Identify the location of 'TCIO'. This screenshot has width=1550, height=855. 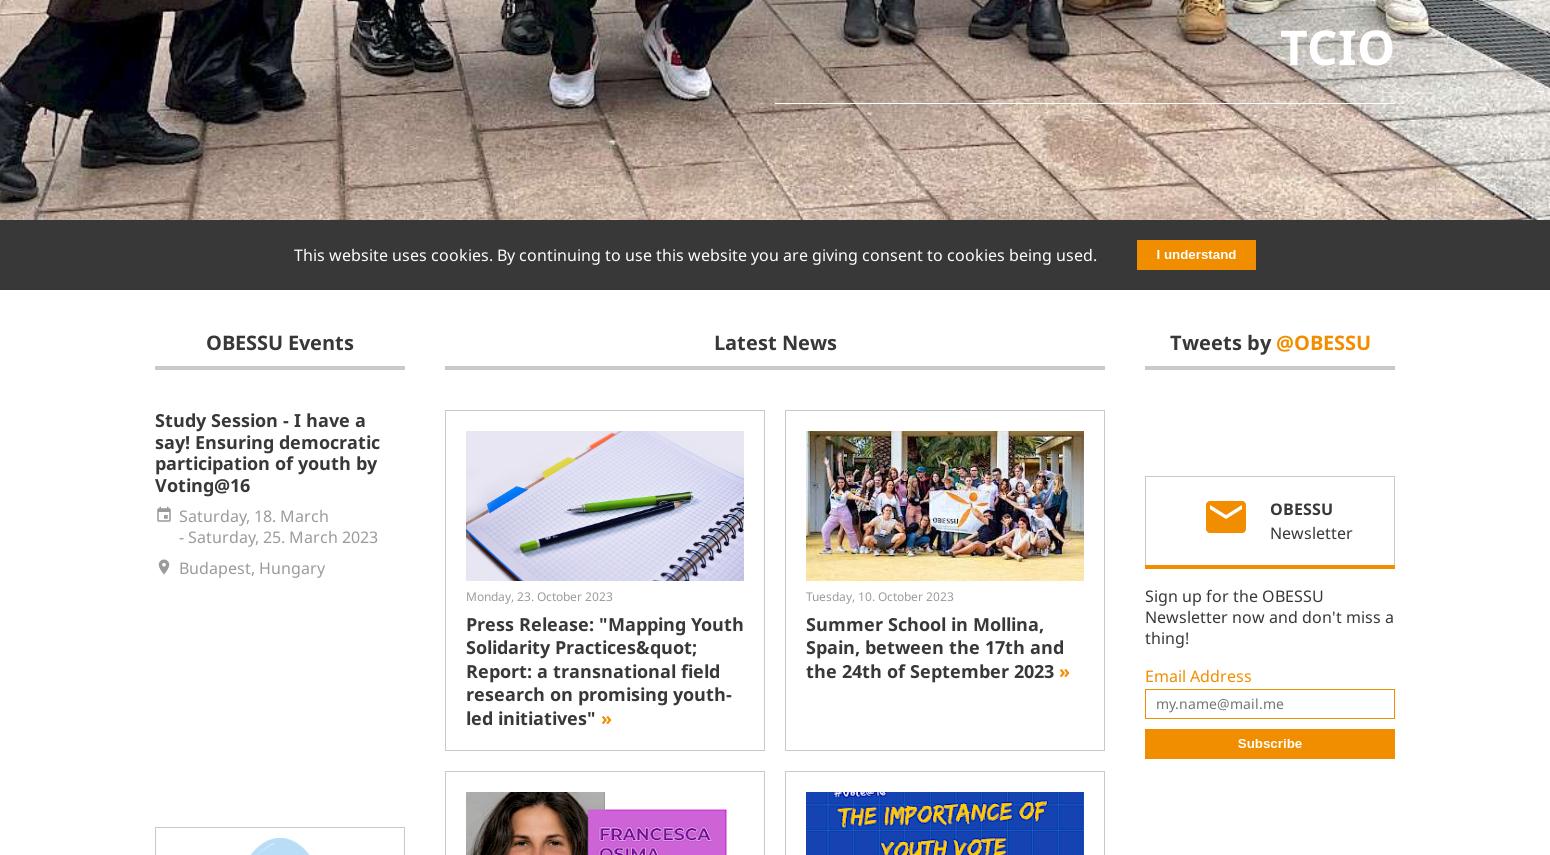
(1337, 45).